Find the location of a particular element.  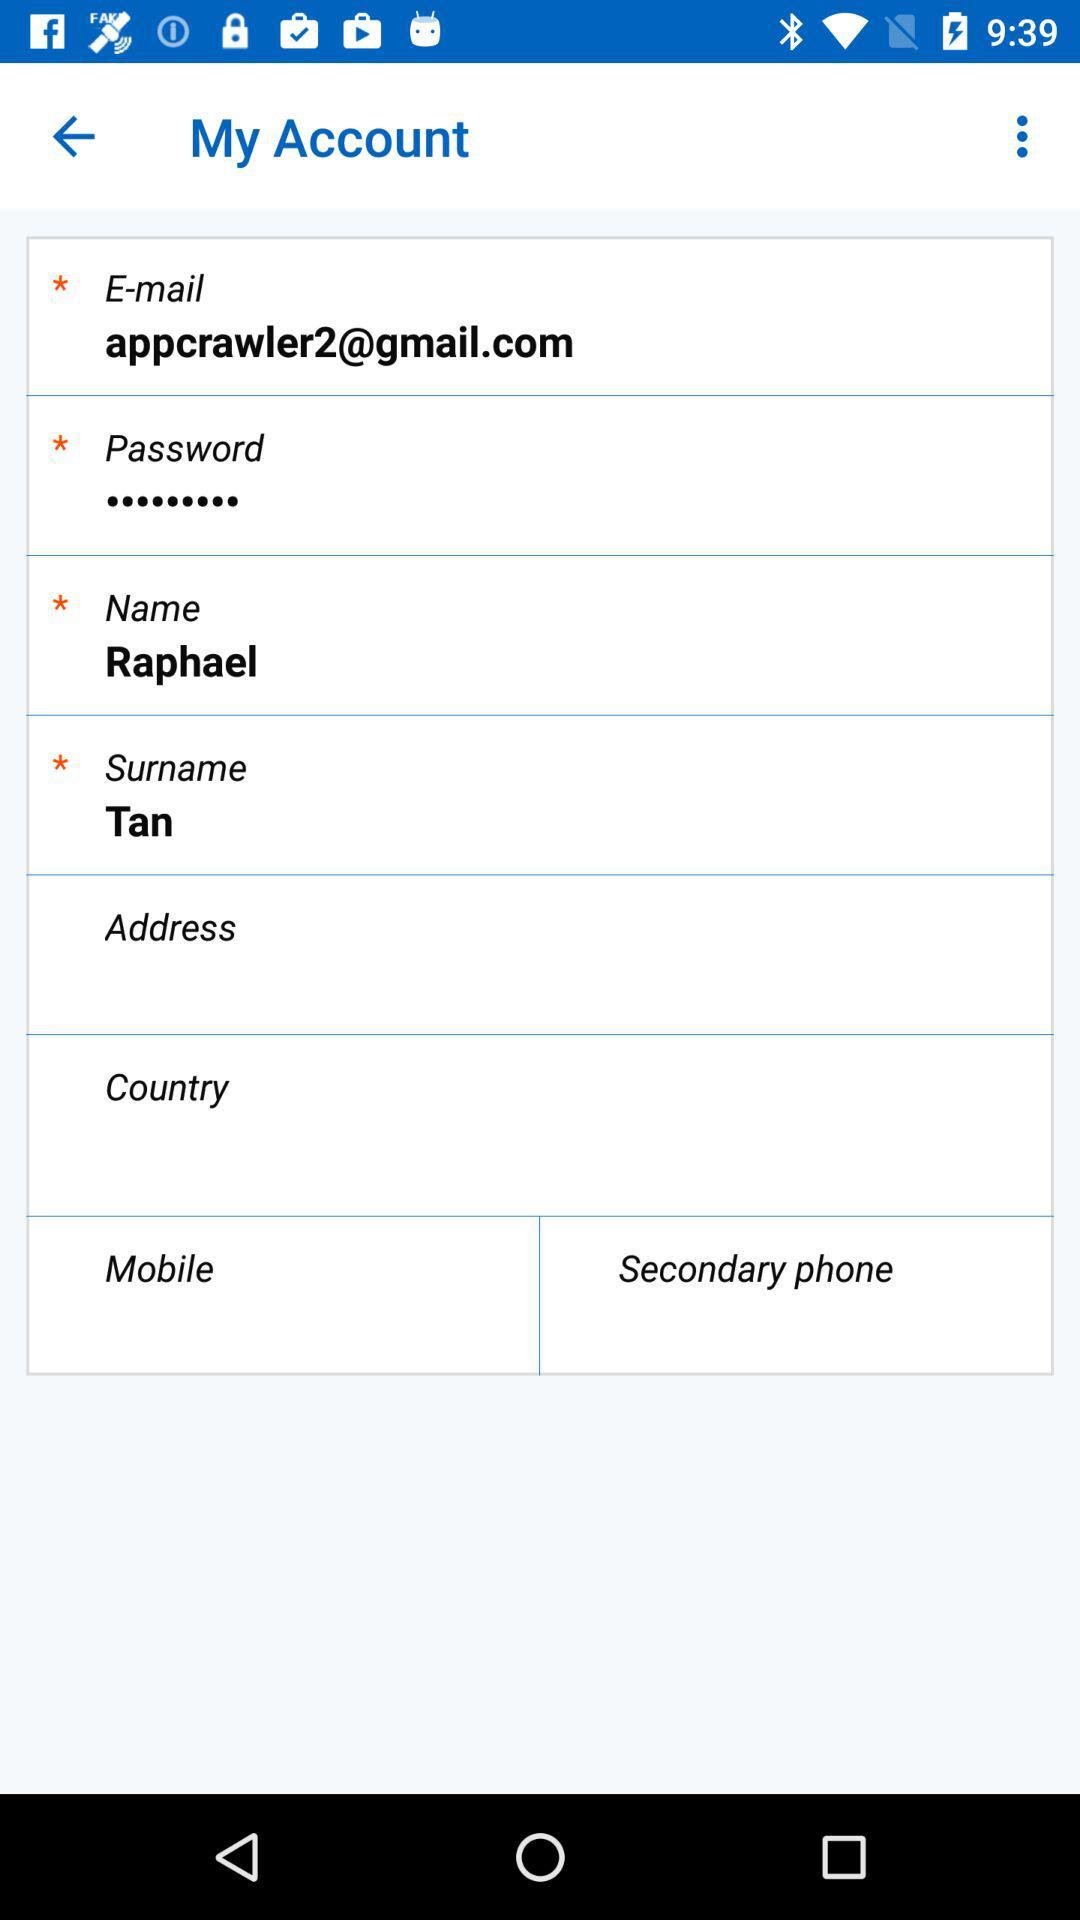

the crowd3116 is located at coordinates (540, 500).